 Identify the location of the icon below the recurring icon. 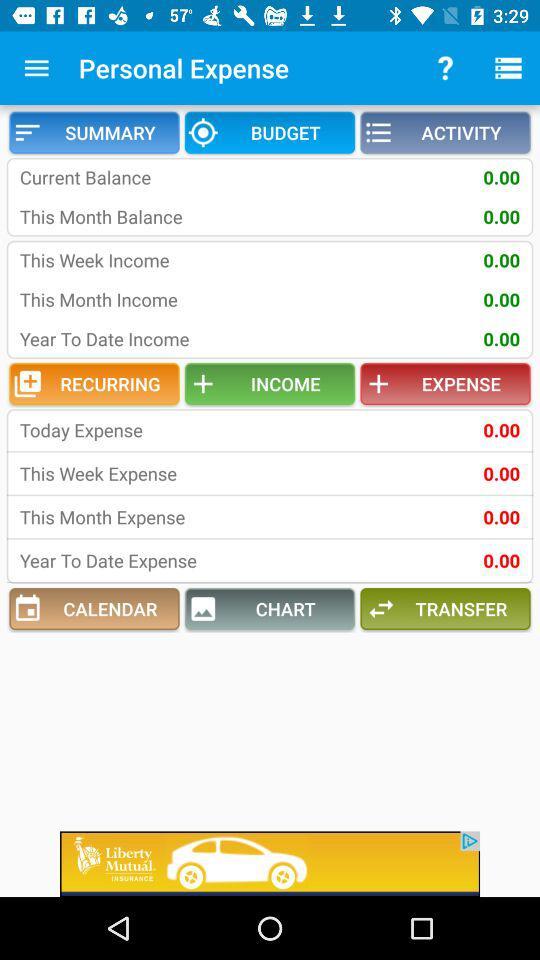
(149, 430).